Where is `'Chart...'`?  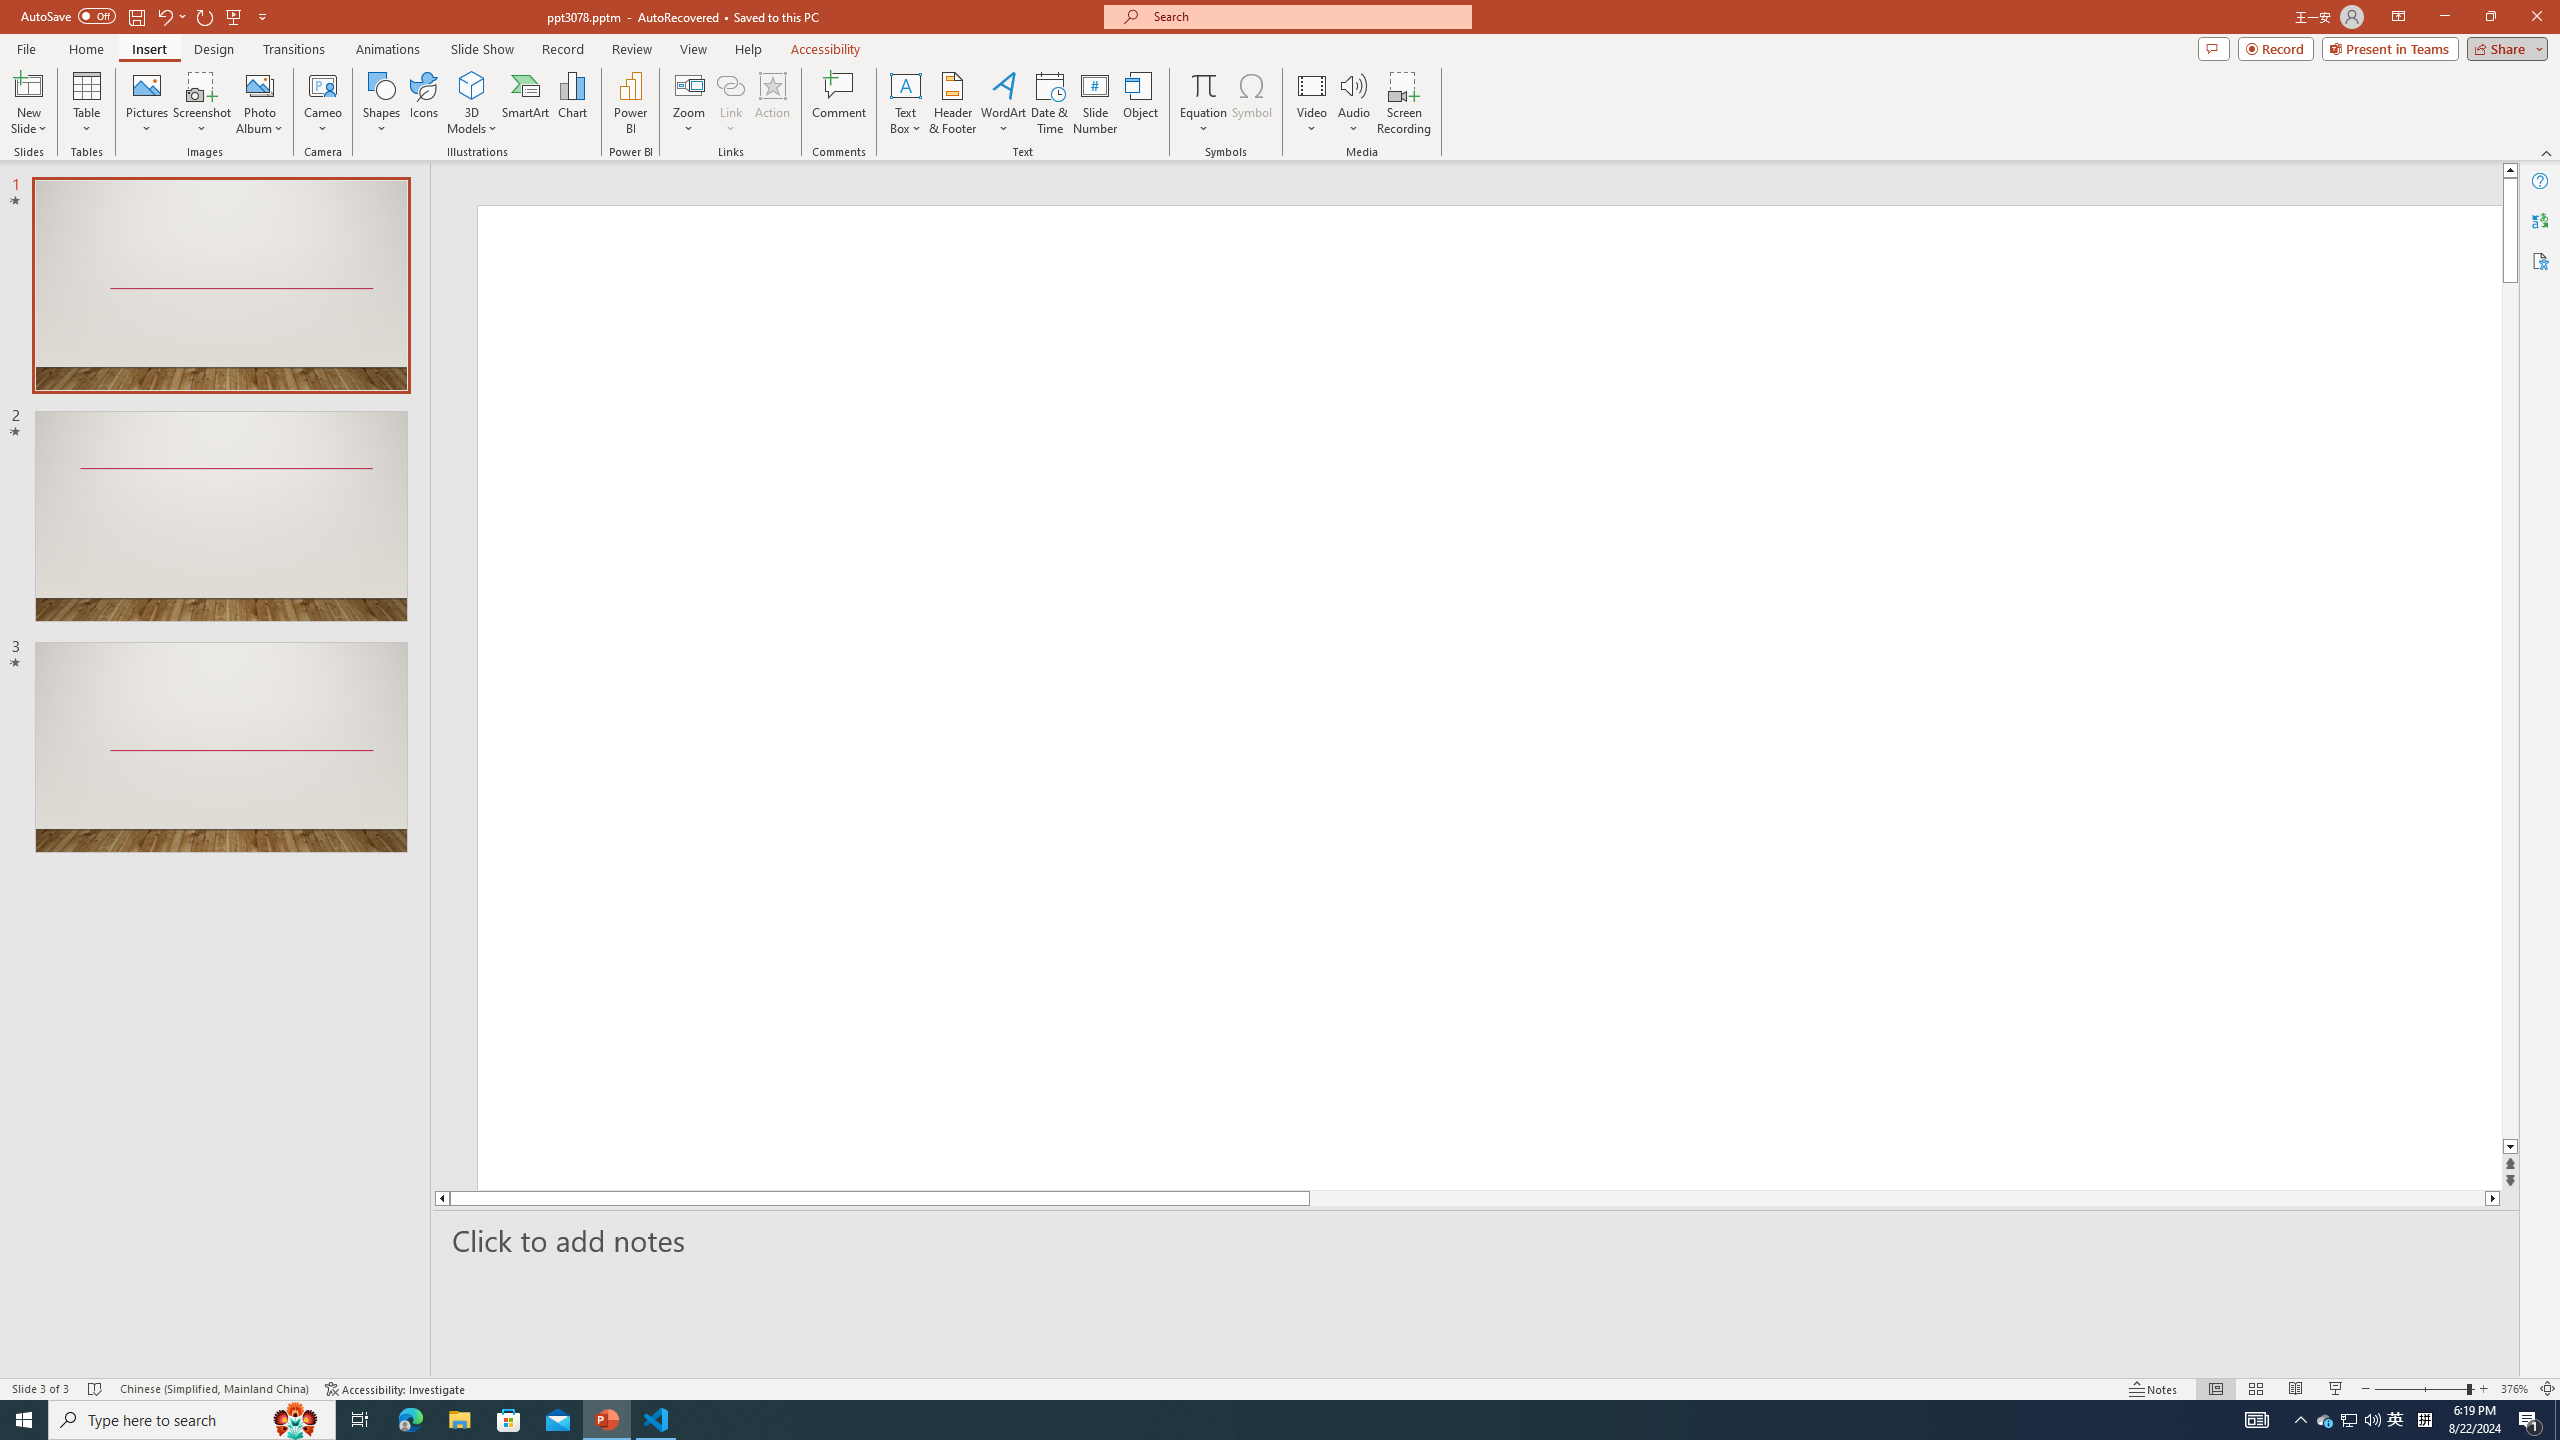 'Chart...' is located at coordinates (572, 103).